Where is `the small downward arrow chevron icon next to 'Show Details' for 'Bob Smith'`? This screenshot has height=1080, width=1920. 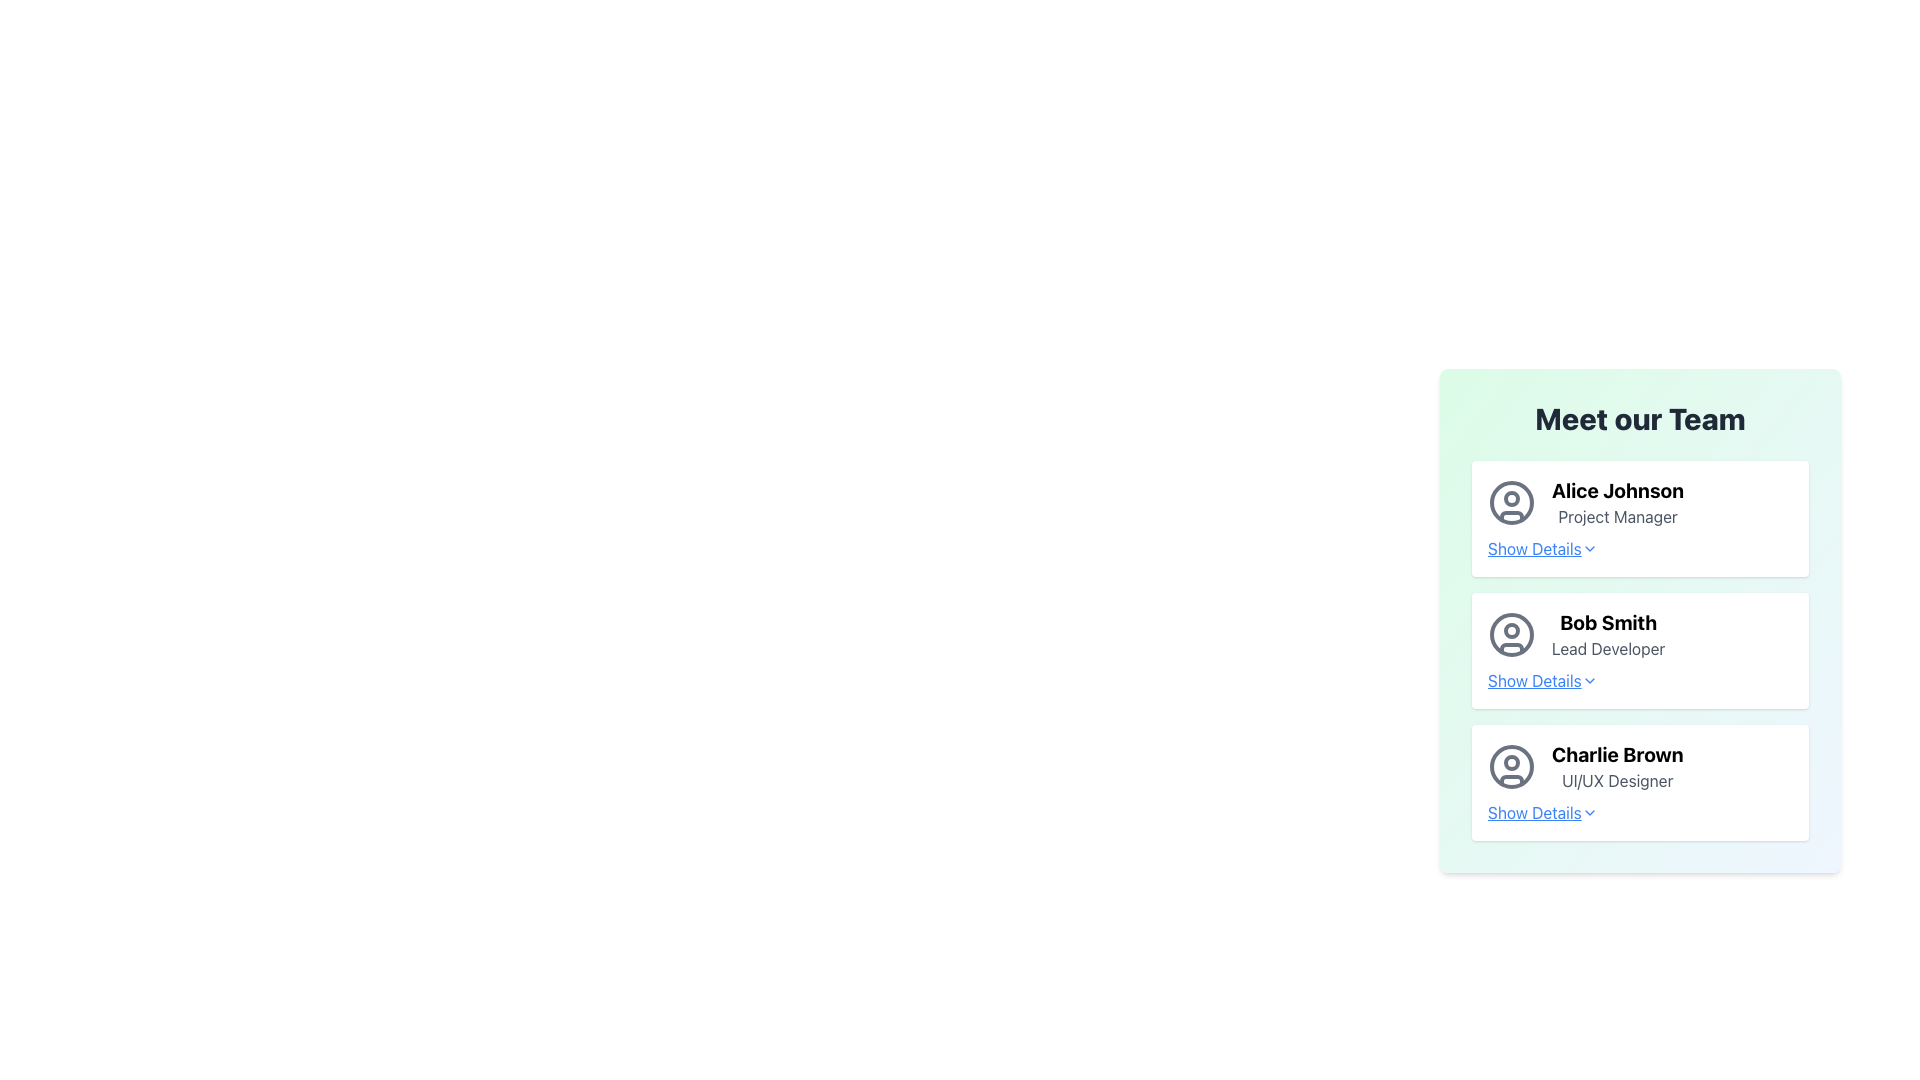 the small downward arrow chevron icon next to 'Show Details' for 'Bob Smith' is located at coordinates (1588, 680).